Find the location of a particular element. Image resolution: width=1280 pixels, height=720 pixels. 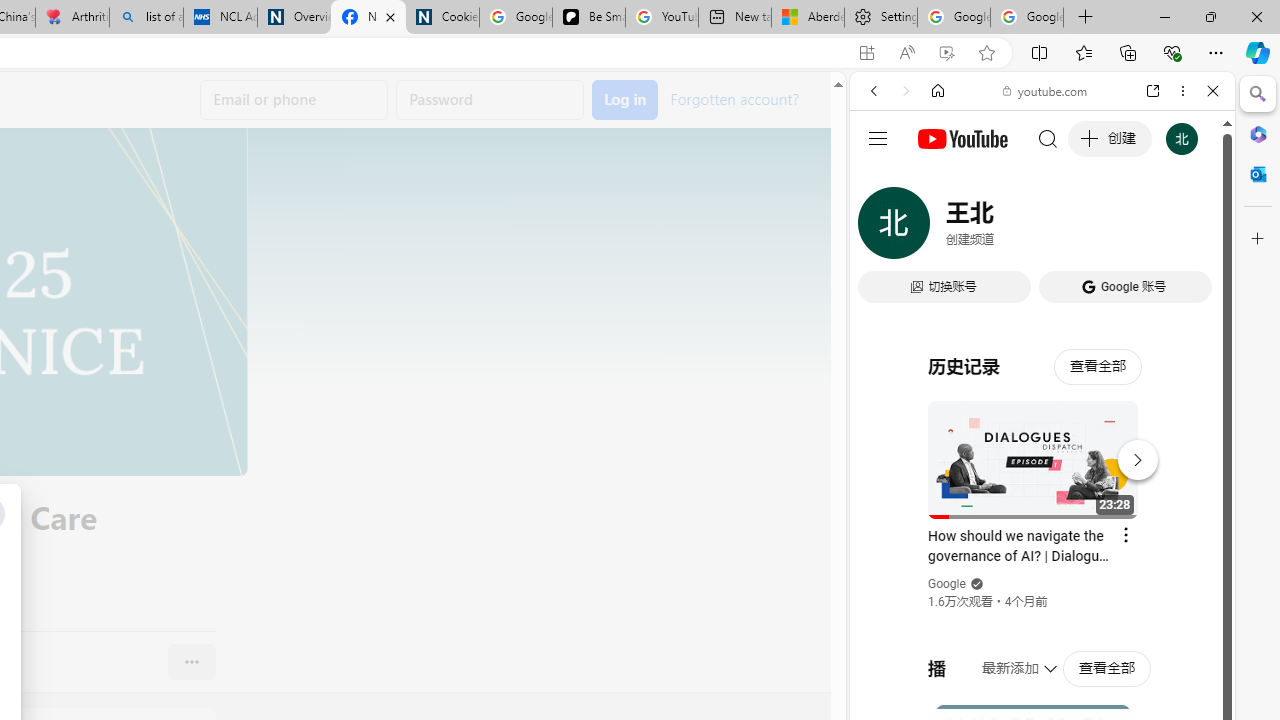

'NCL Adult Asthma Inhaler Choice Guideline' is located at coordinates (220, 17).